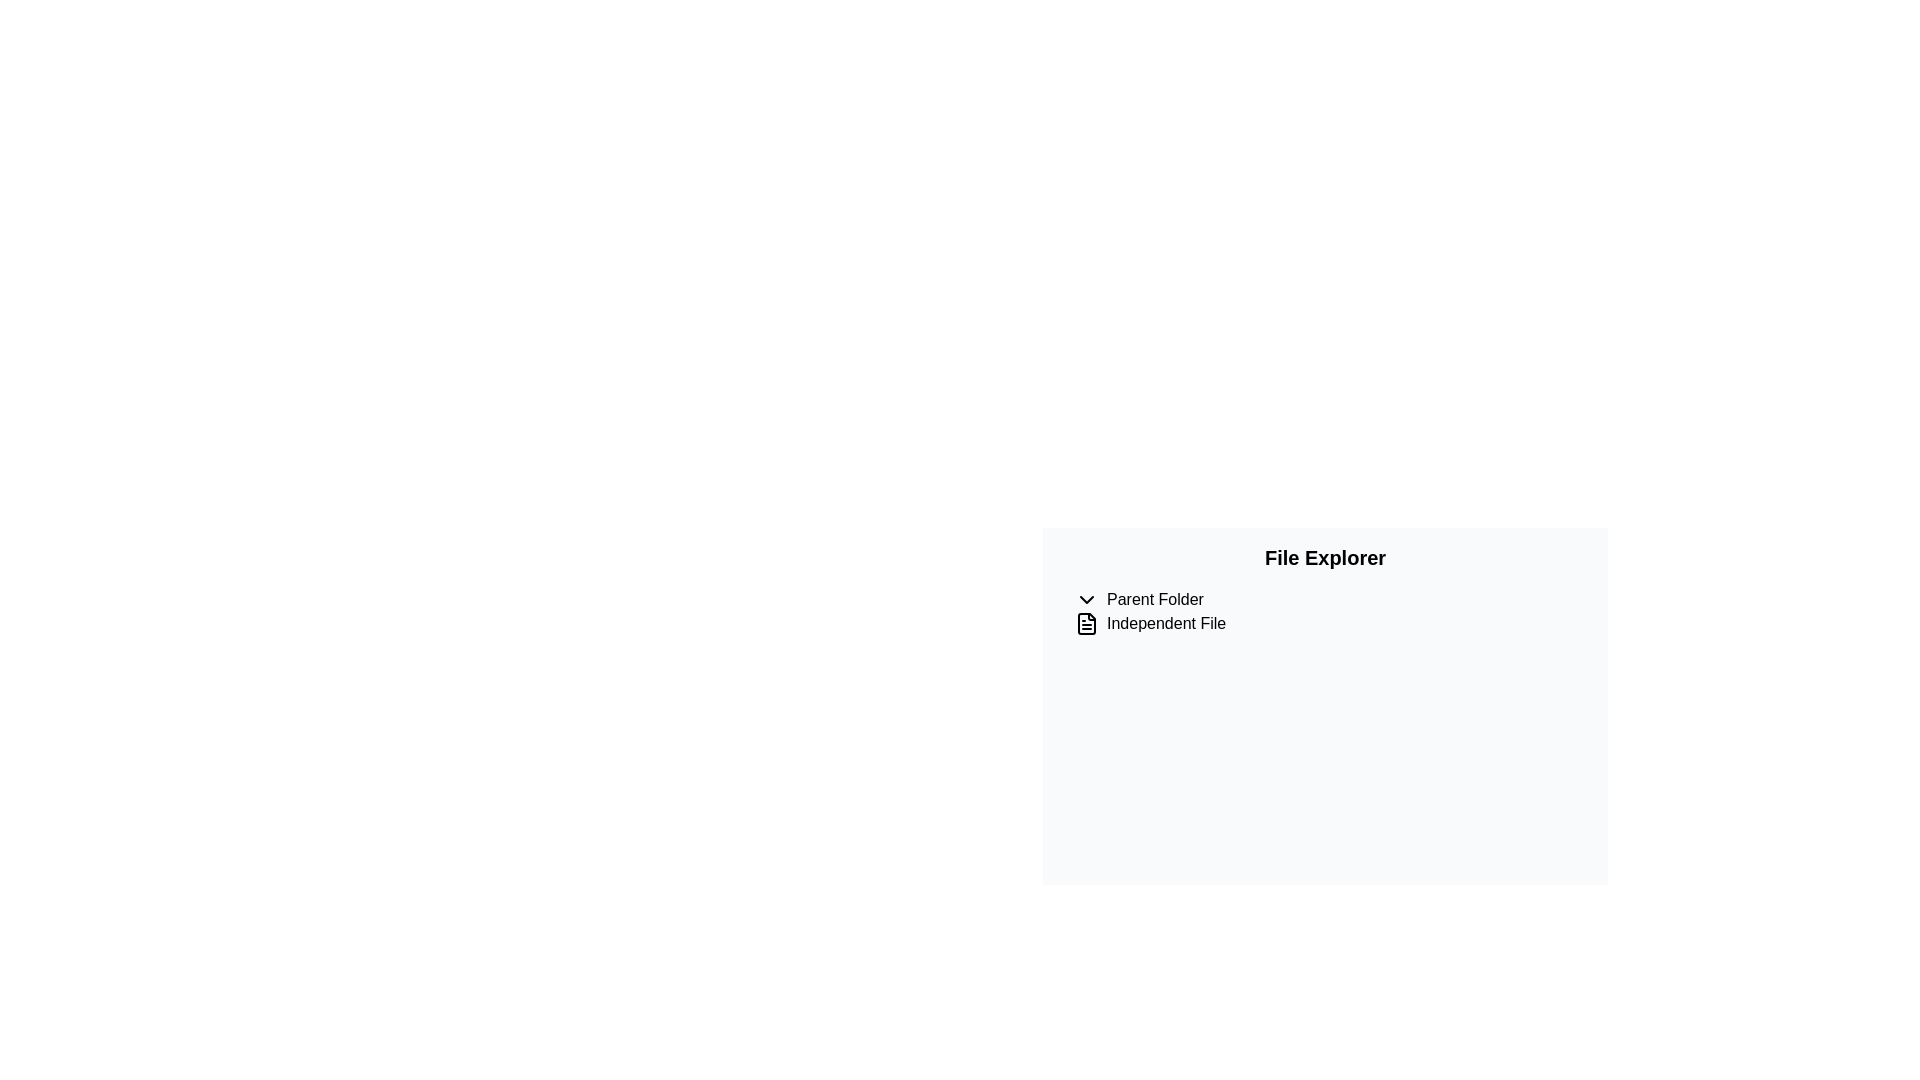 This screenshot has width=1920, height=1080. Describe the element at coordinates (1085, 623) in the screenshot. I see `the file icon resembling a document next to the text 'Independent File'` at that location.